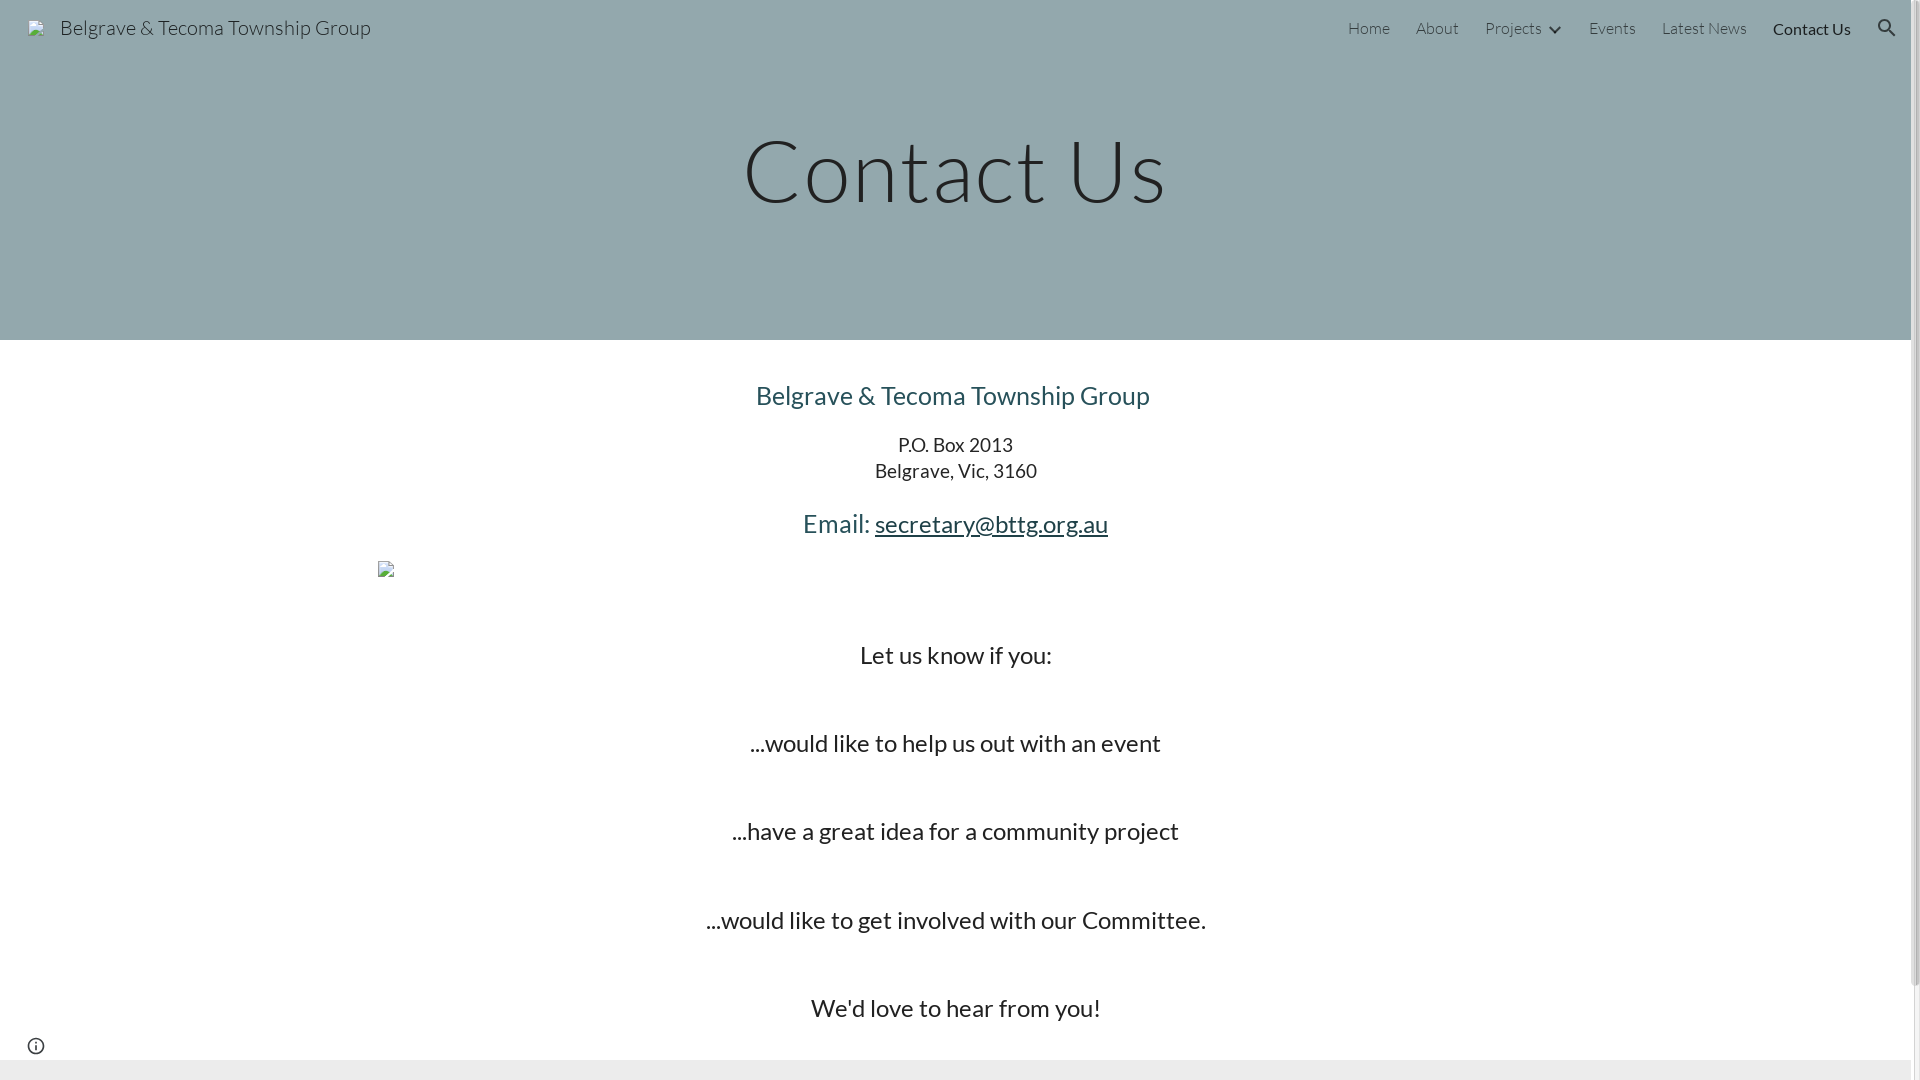 The width and height of the screenshot is (1920, 1080). What do you see at coordinates (1587, 27) in the screenshot?
I see `'Events'` at bounding box center [1587, 27].